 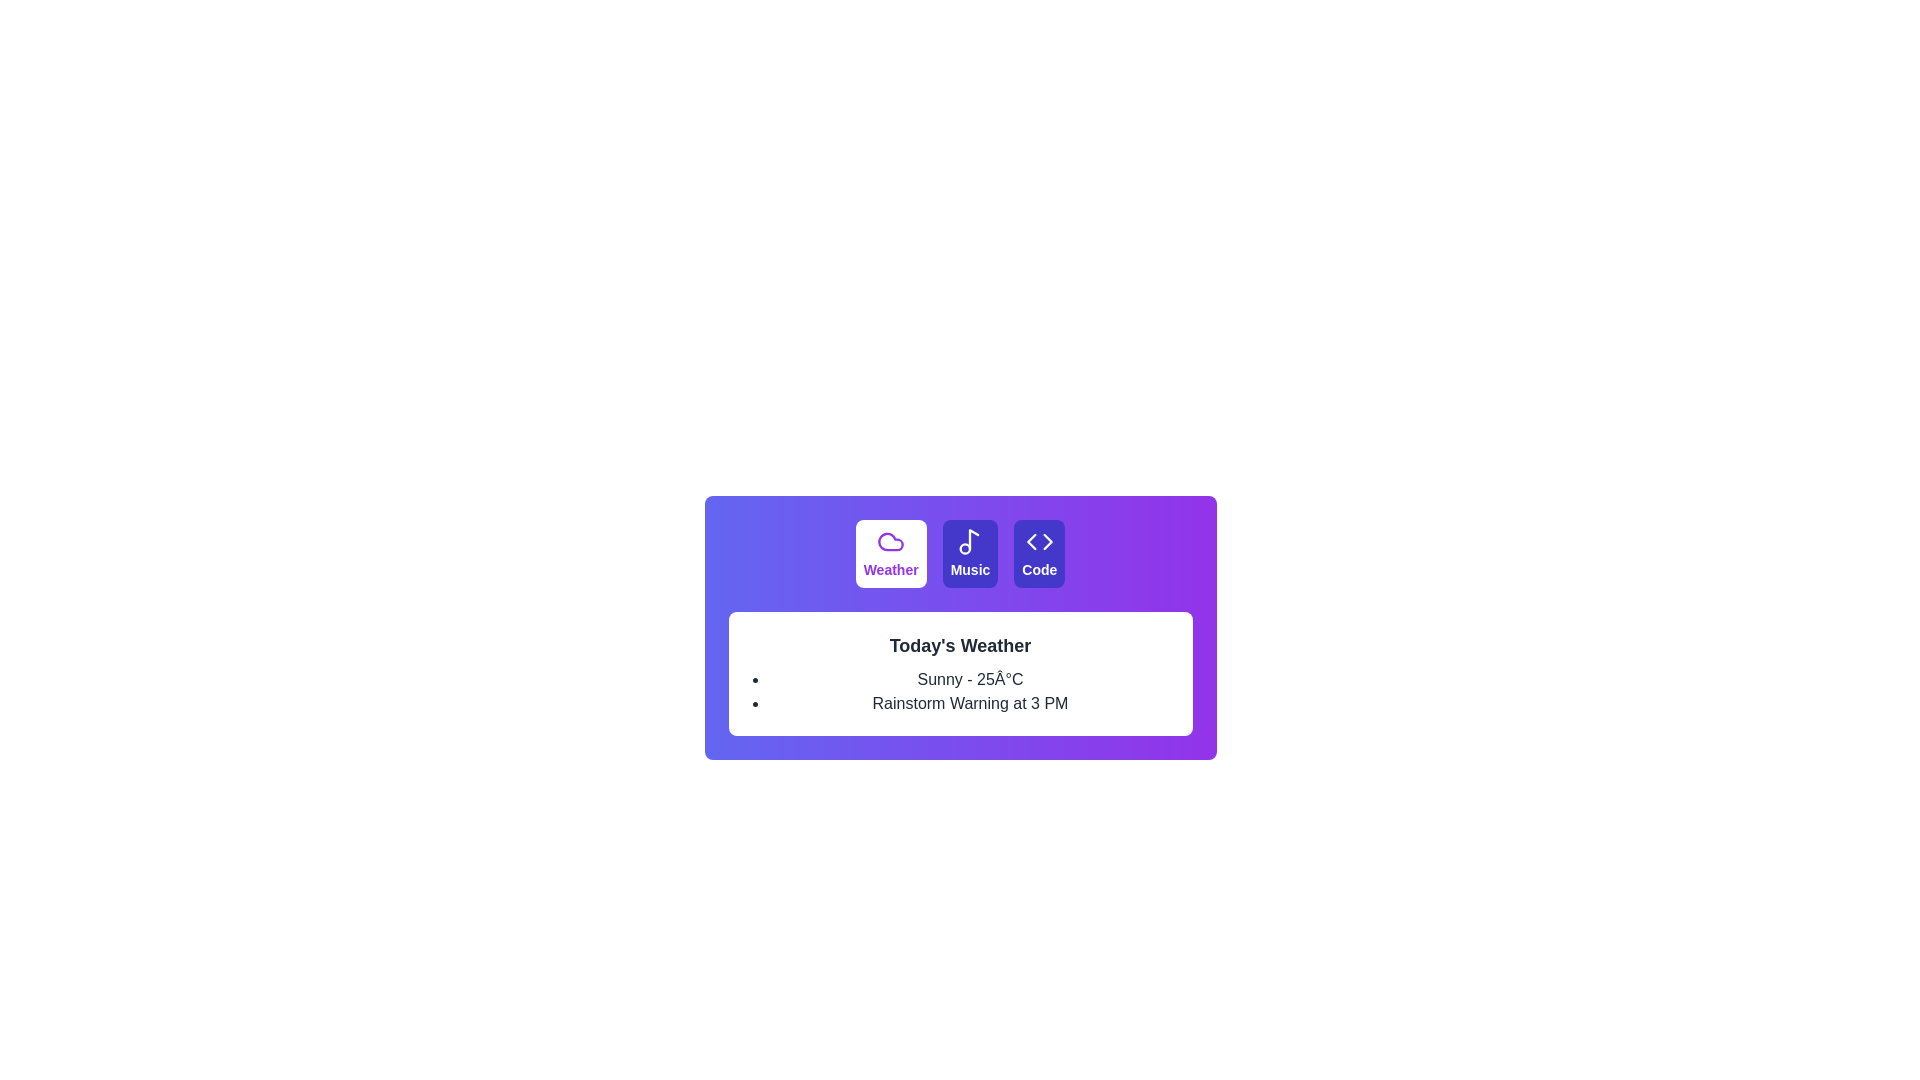 I want to click on the 'Music' button in the group of horizontally laid out buttons for navigating options like 'Weather', 'Music', and 'Code', so click(x=960, y=554).